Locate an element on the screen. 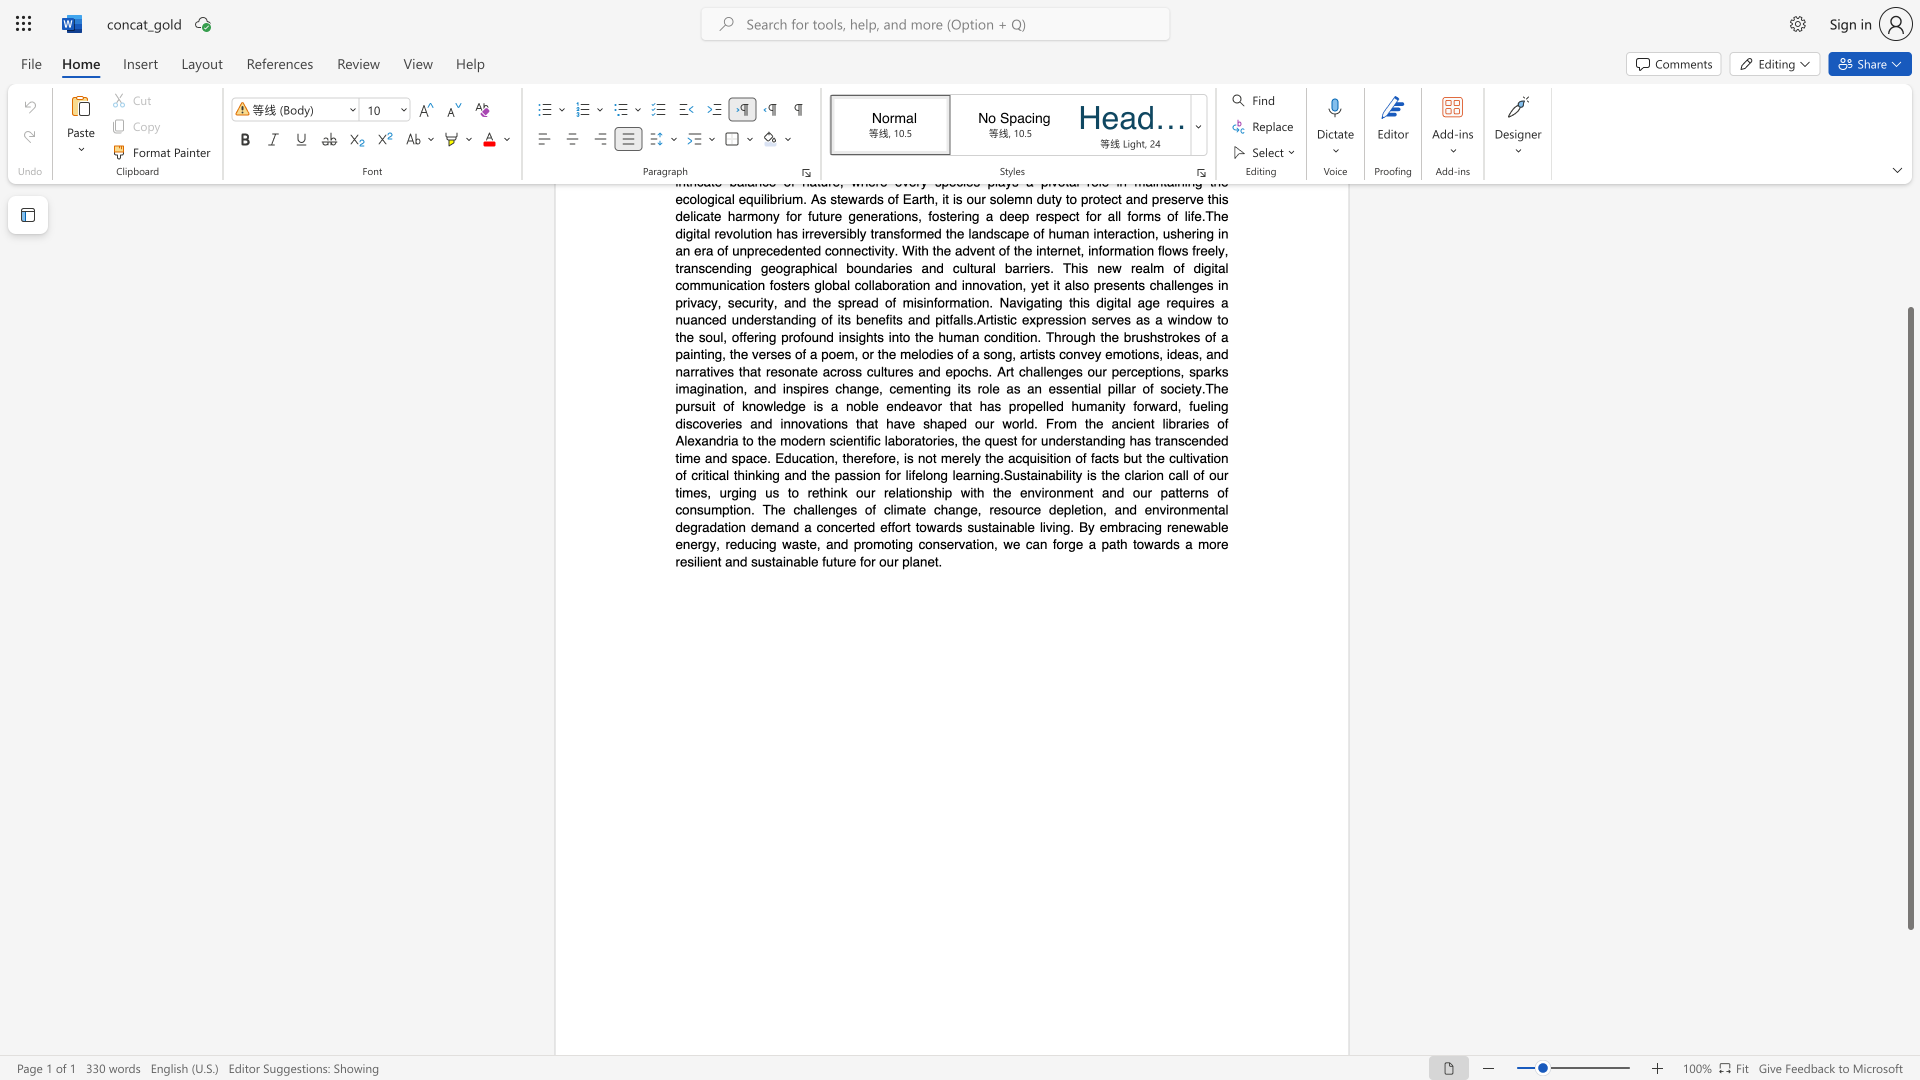 This screenshot has width=1920, height=1080. the scrollbar and move up 90 pixels is located at coordinates (1909, 617).